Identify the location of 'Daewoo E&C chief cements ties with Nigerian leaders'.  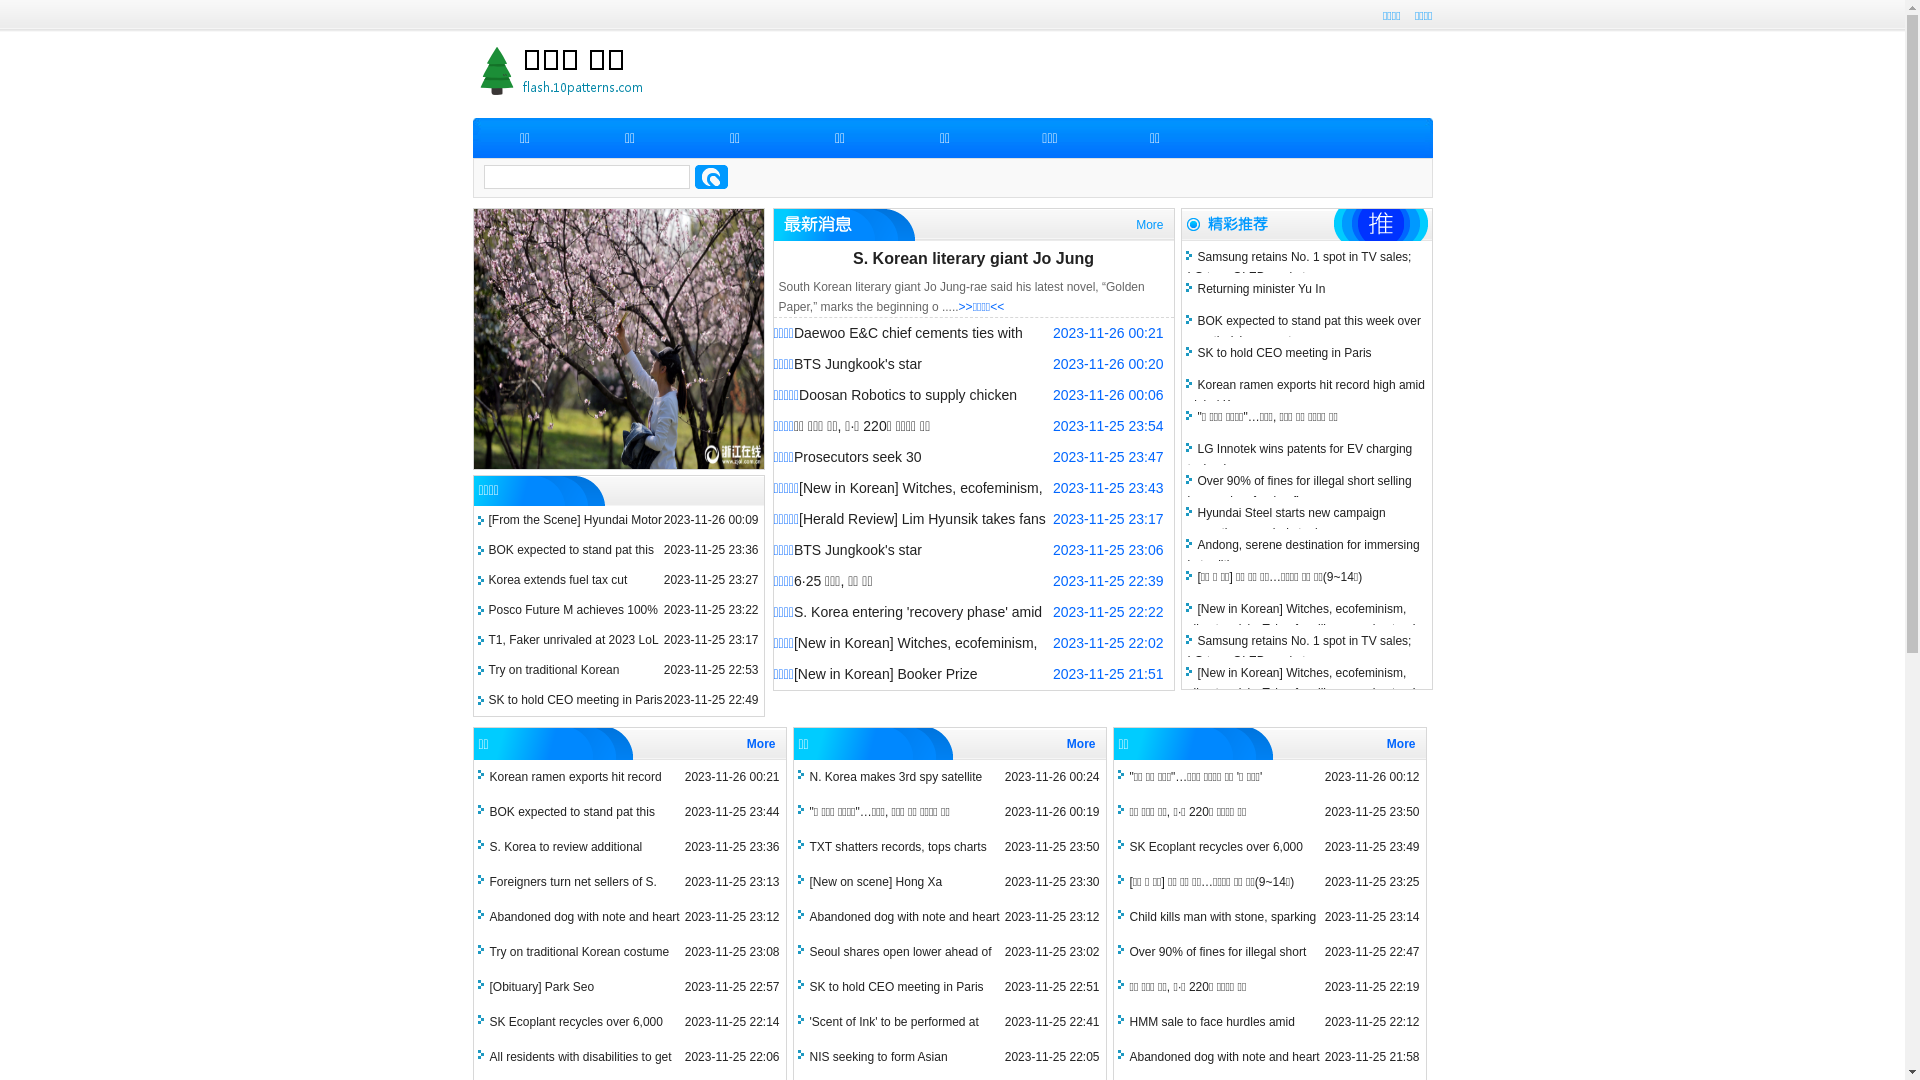
(897, 347).